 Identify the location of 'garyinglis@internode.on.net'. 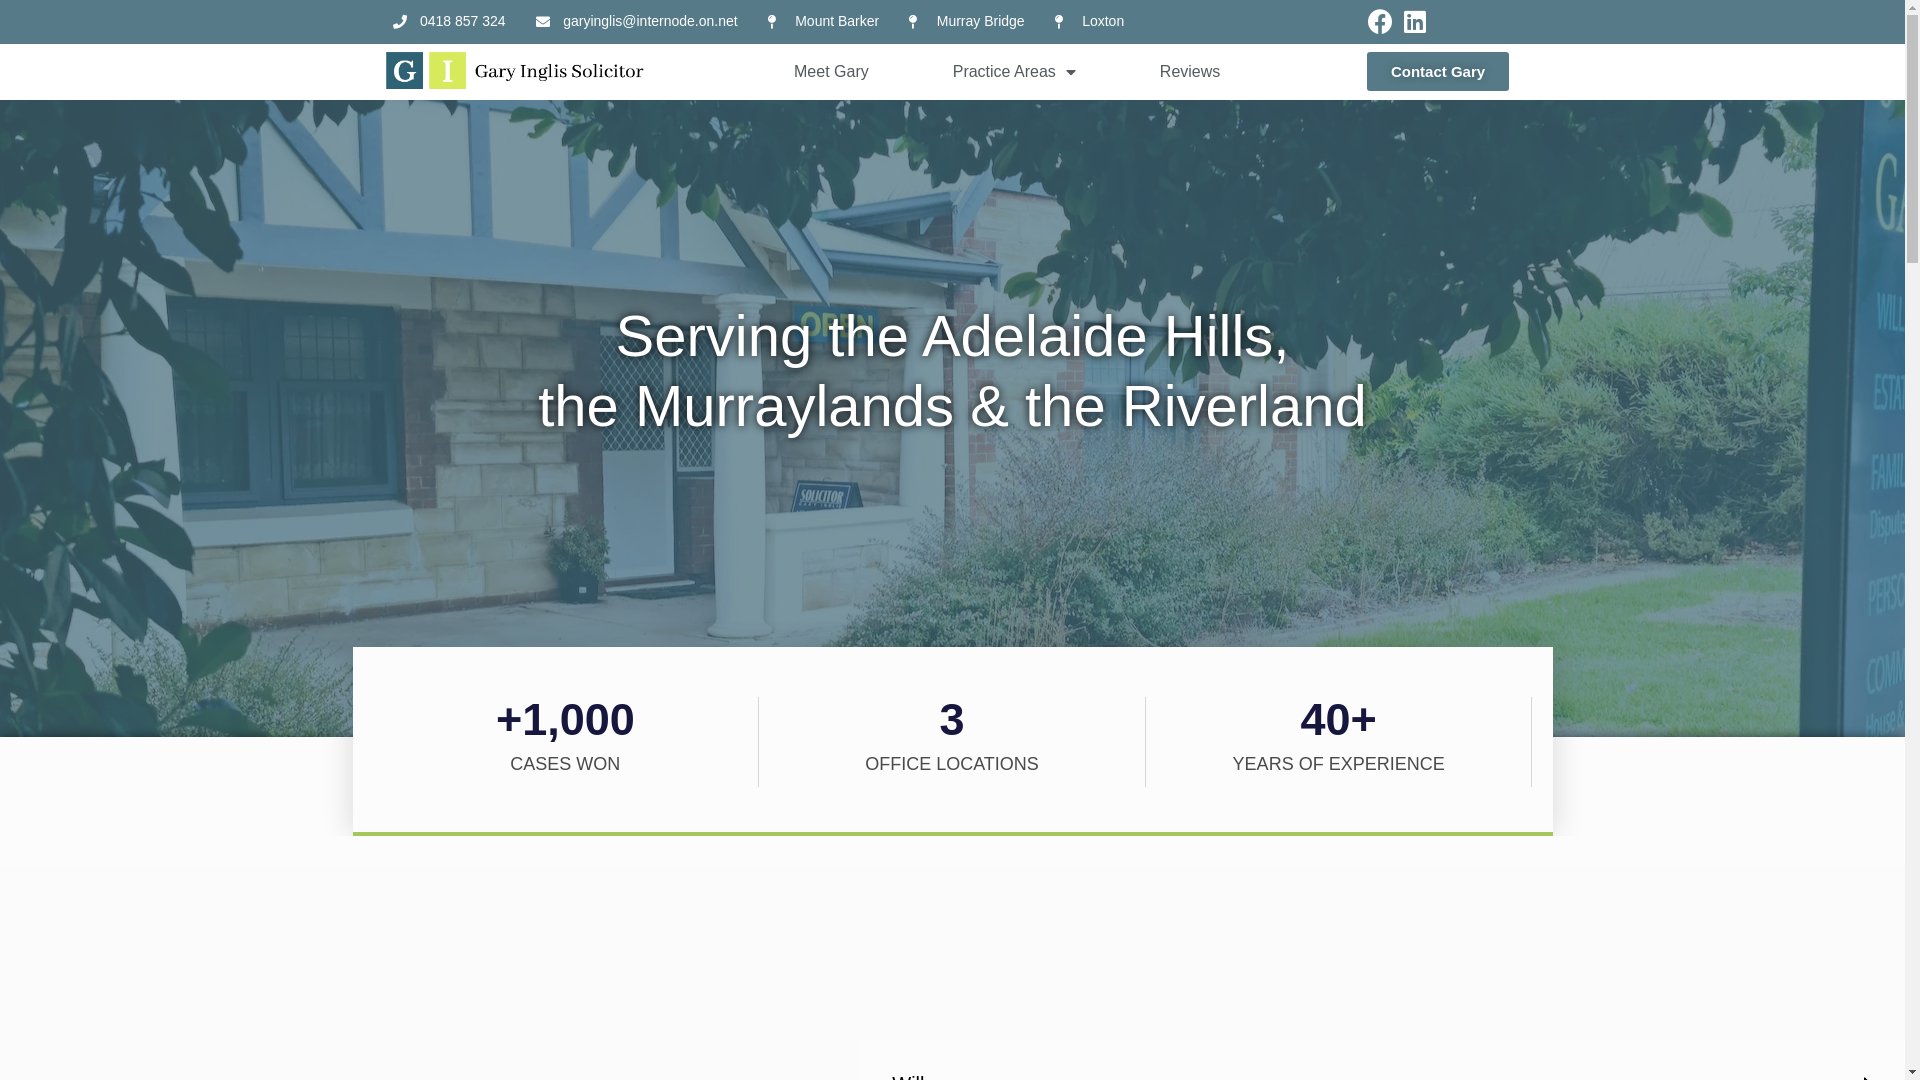
(636, 22).